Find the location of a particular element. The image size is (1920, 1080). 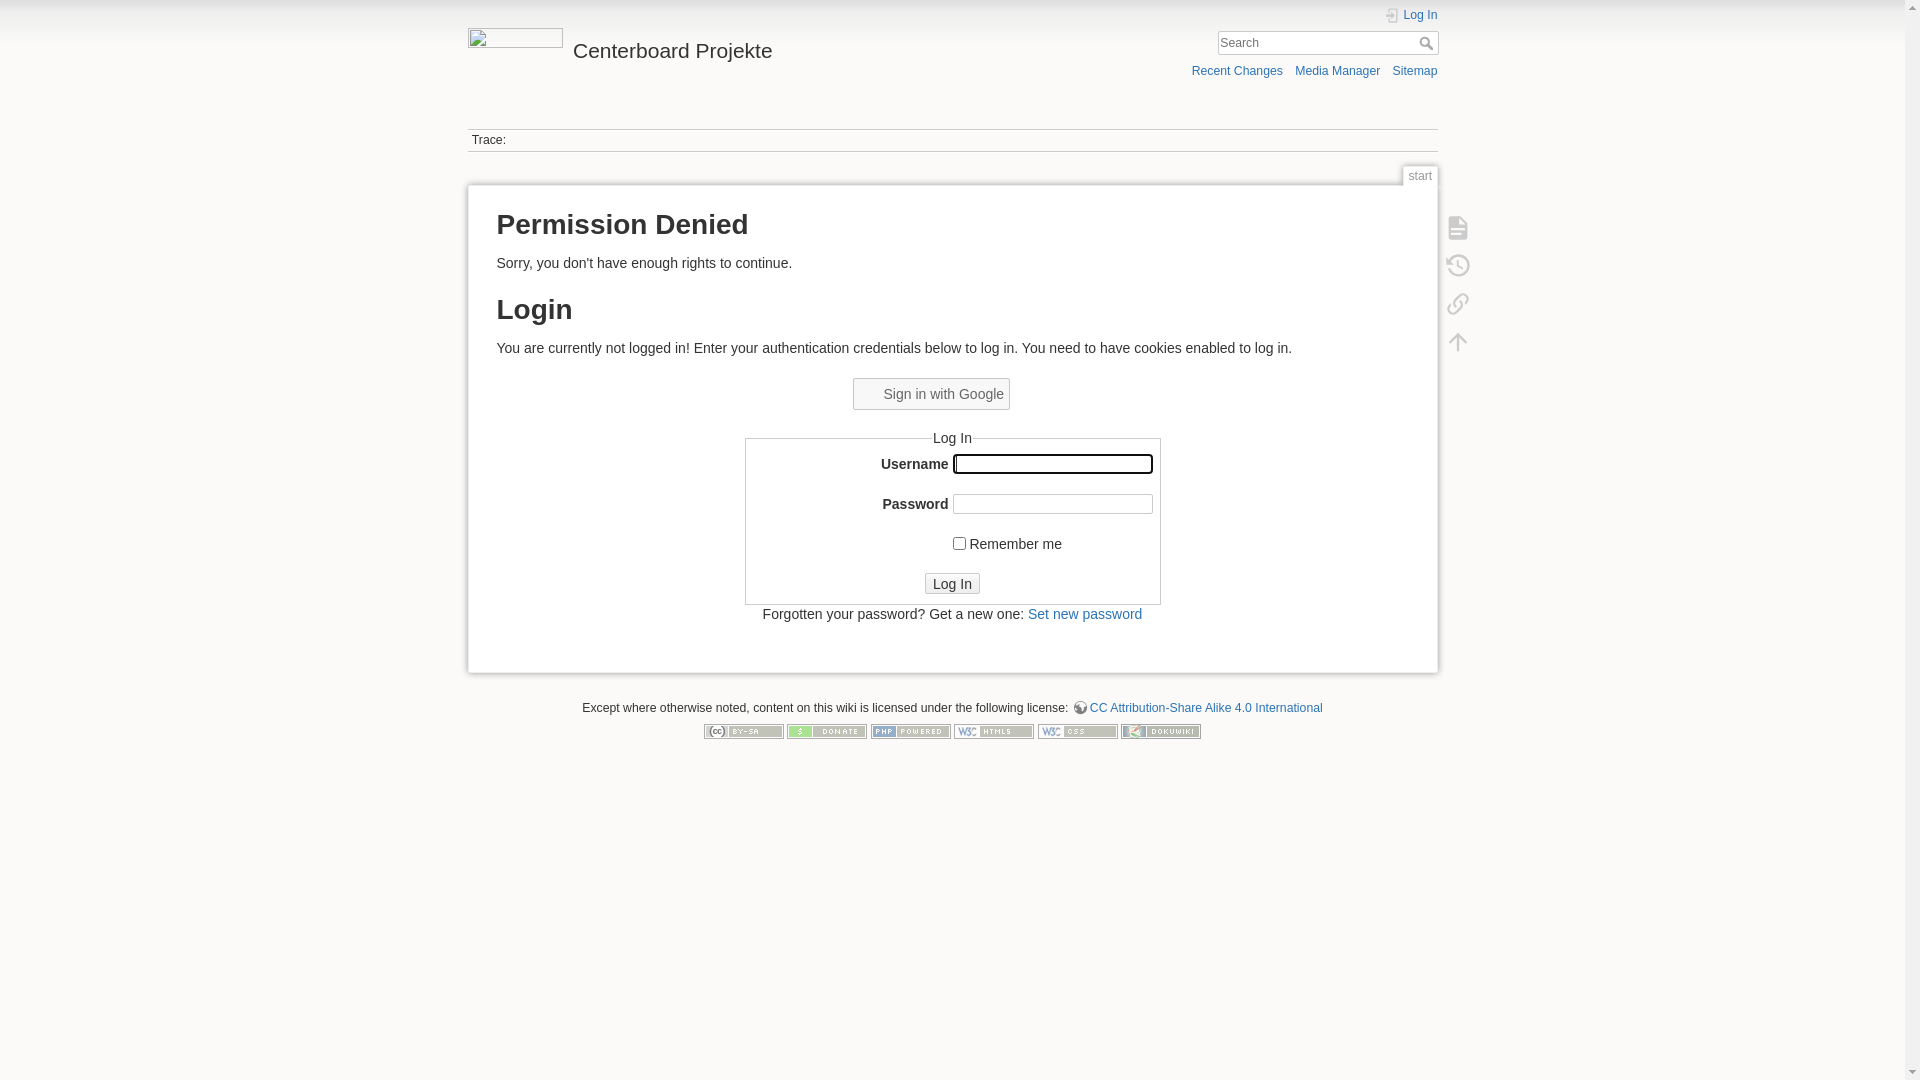

'Media Manager' is located at coordinates (1337, 69).